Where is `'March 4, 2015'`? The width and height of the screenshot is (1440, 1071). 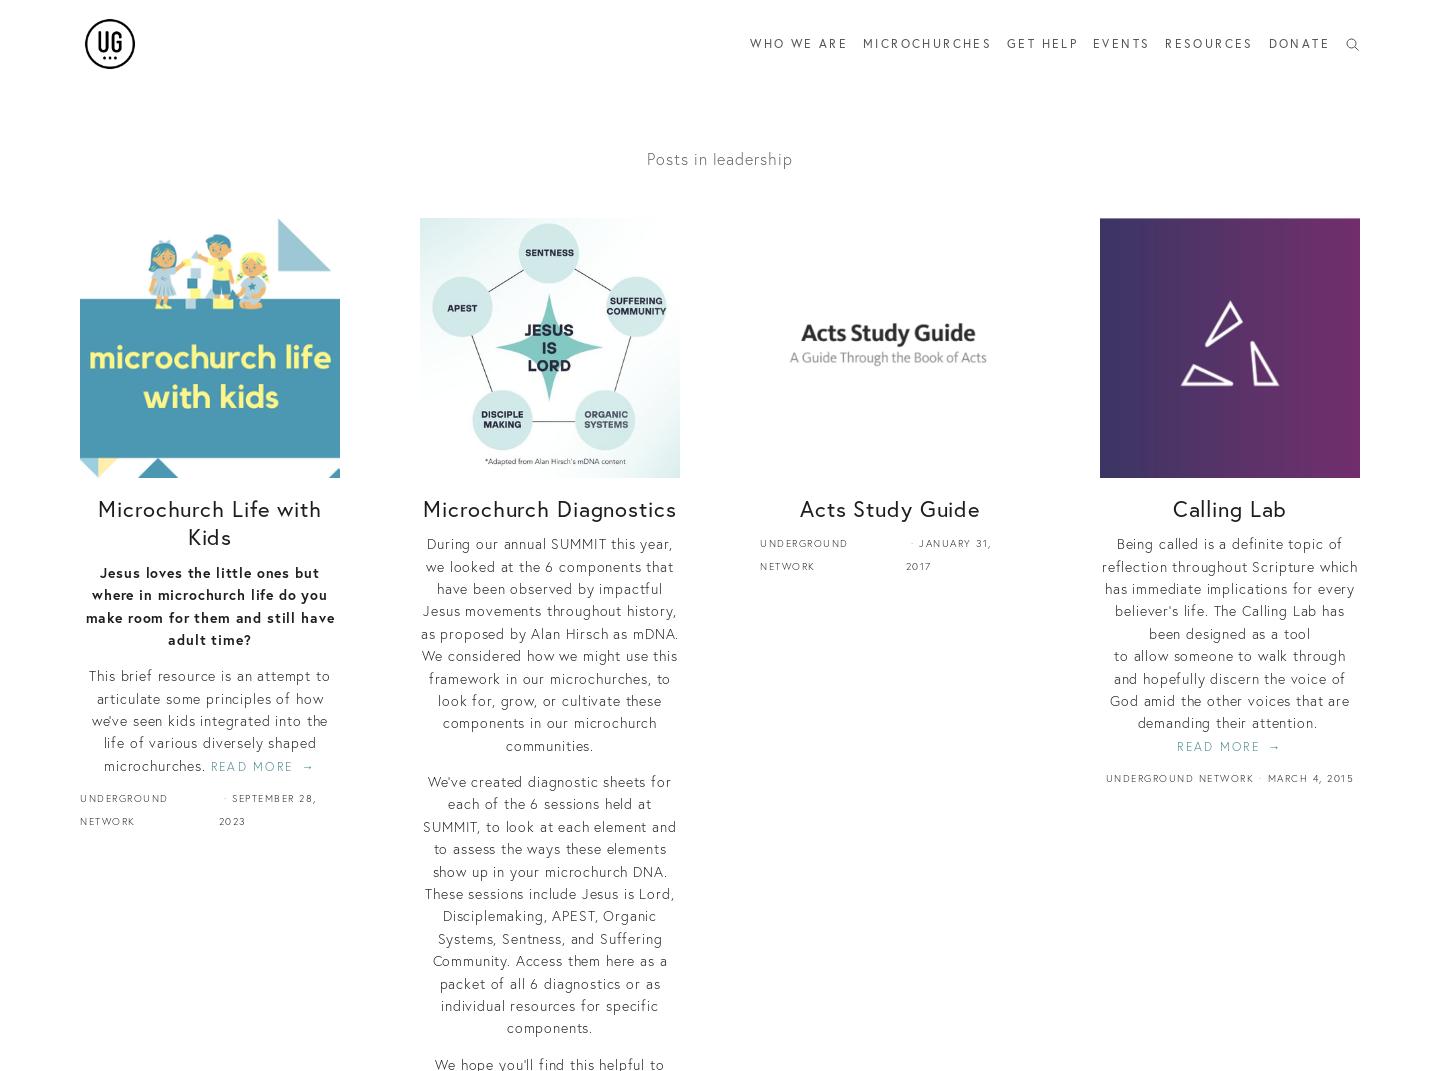 'March 4, 2015' is located at coordinates (1267, 777).